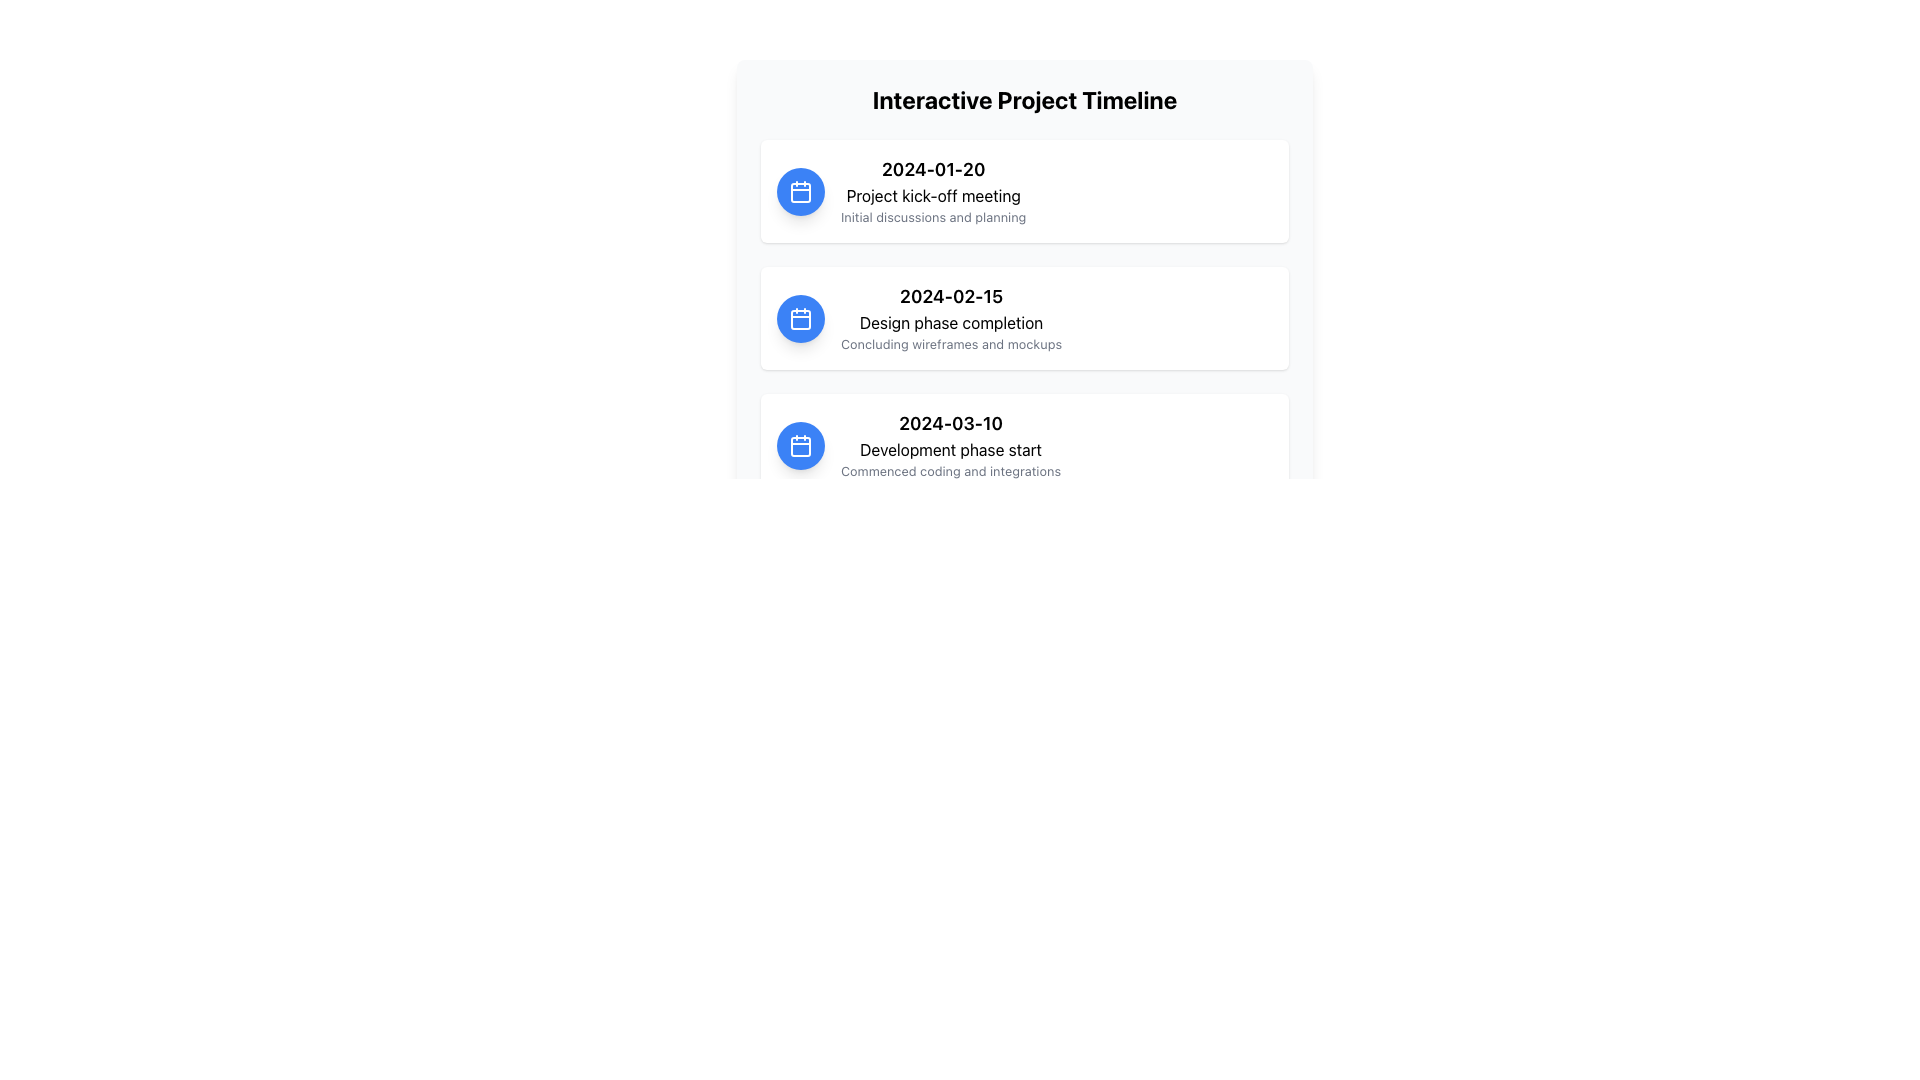  I want to click on details within each item of the project timeline list, which is centrally located below the title 'Interactive Project Timeline', so click(1025, 316).